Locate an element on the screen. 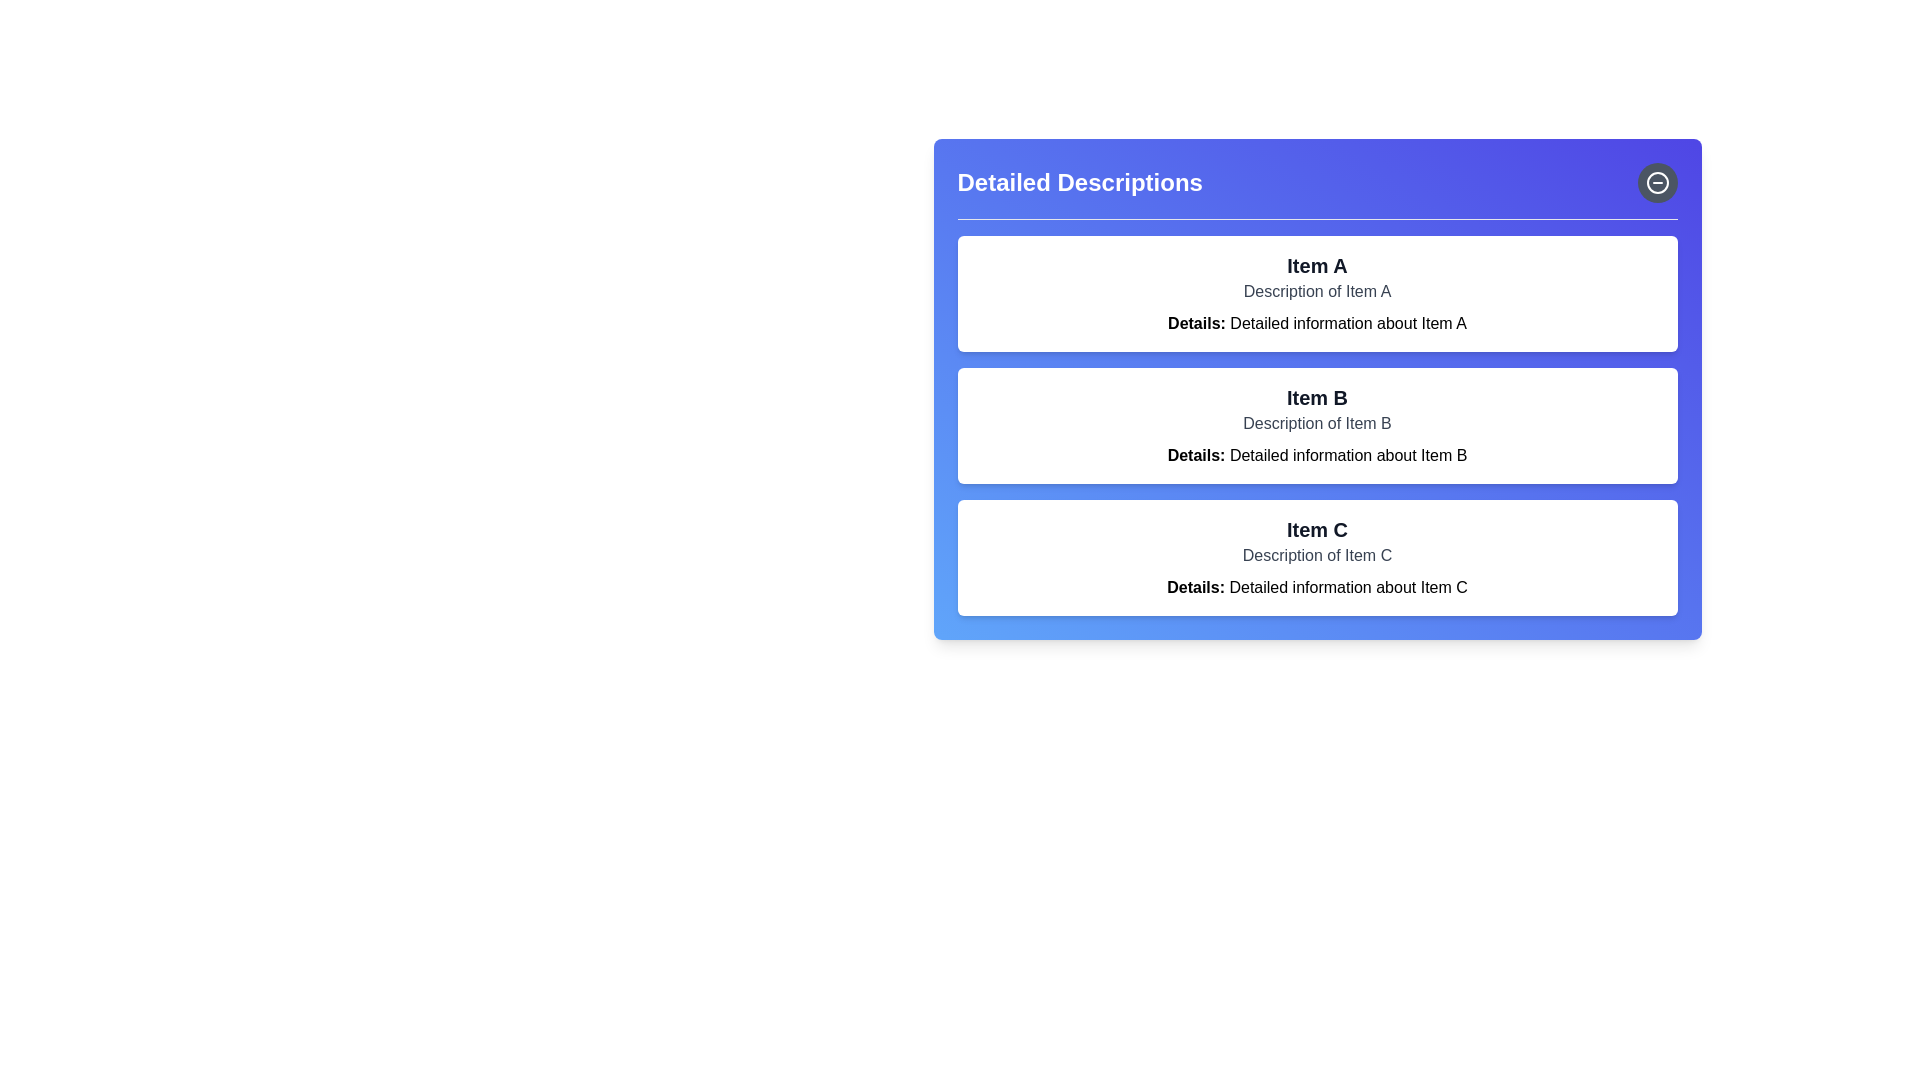 This screenshot has width=1920, height=1080. informational text label located in the 'Details:' field of the 'Item C' section, which provides additional details about 'Item C' is located at coordinates (1348, 586).